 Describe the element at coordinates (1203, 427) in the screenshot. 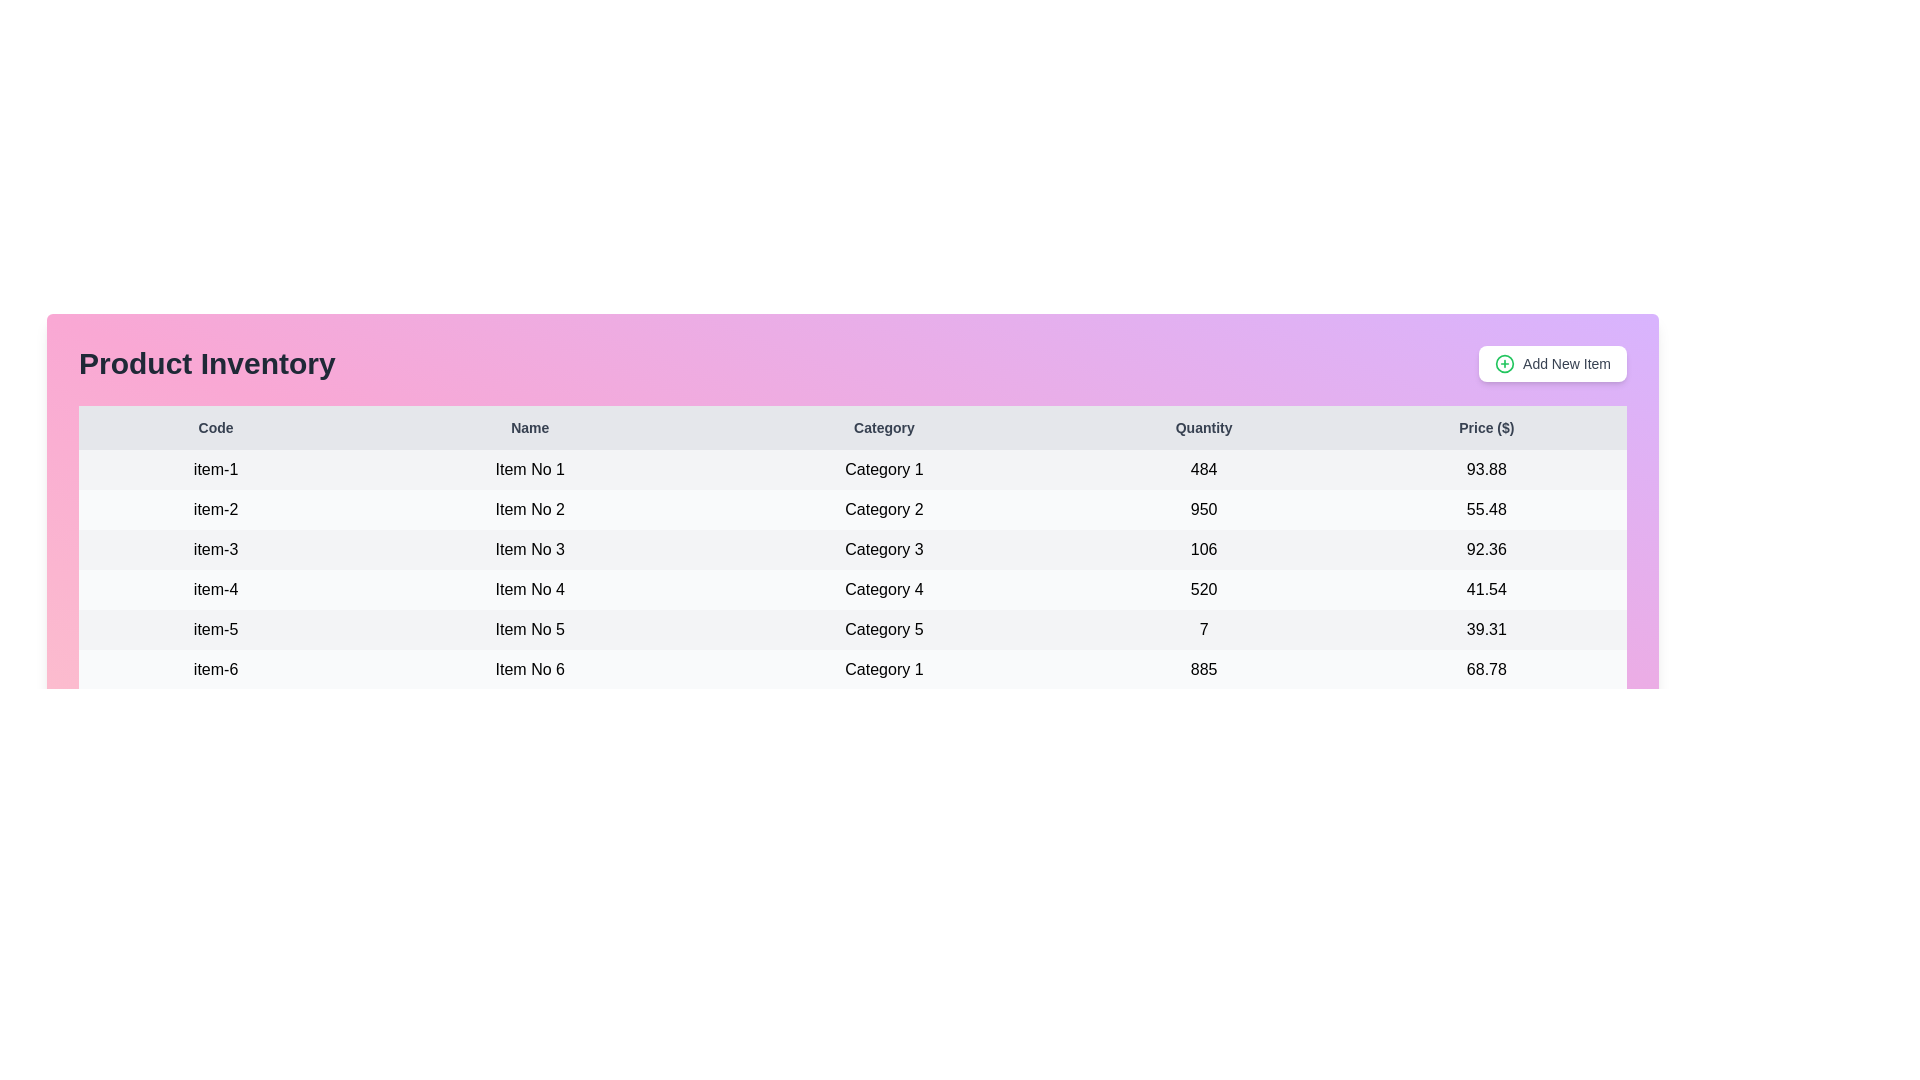

I see `the table header Quantity to observe sorting functionality` at that location.